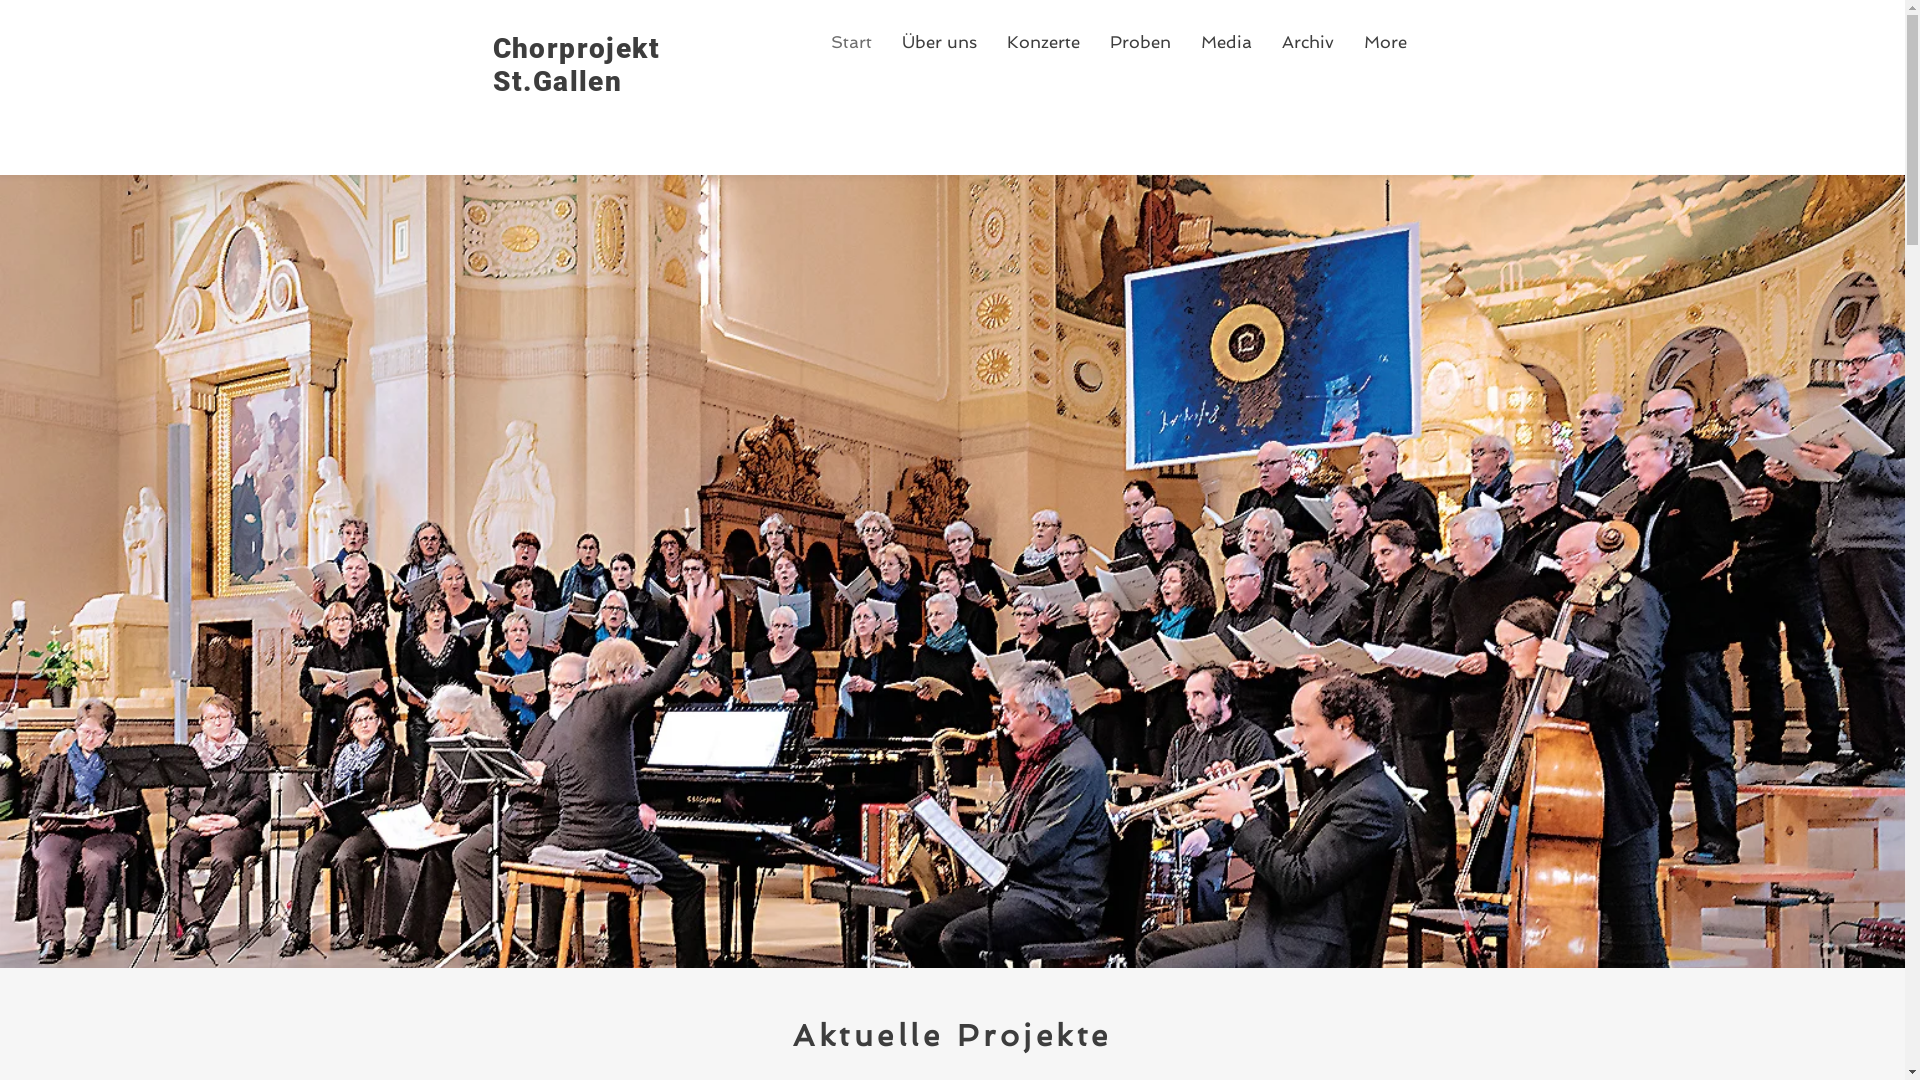  What do you see at coordinates (1042, 42) in the screenshot?
I see `'Konzerte'` at bounding box center [1042, 42].